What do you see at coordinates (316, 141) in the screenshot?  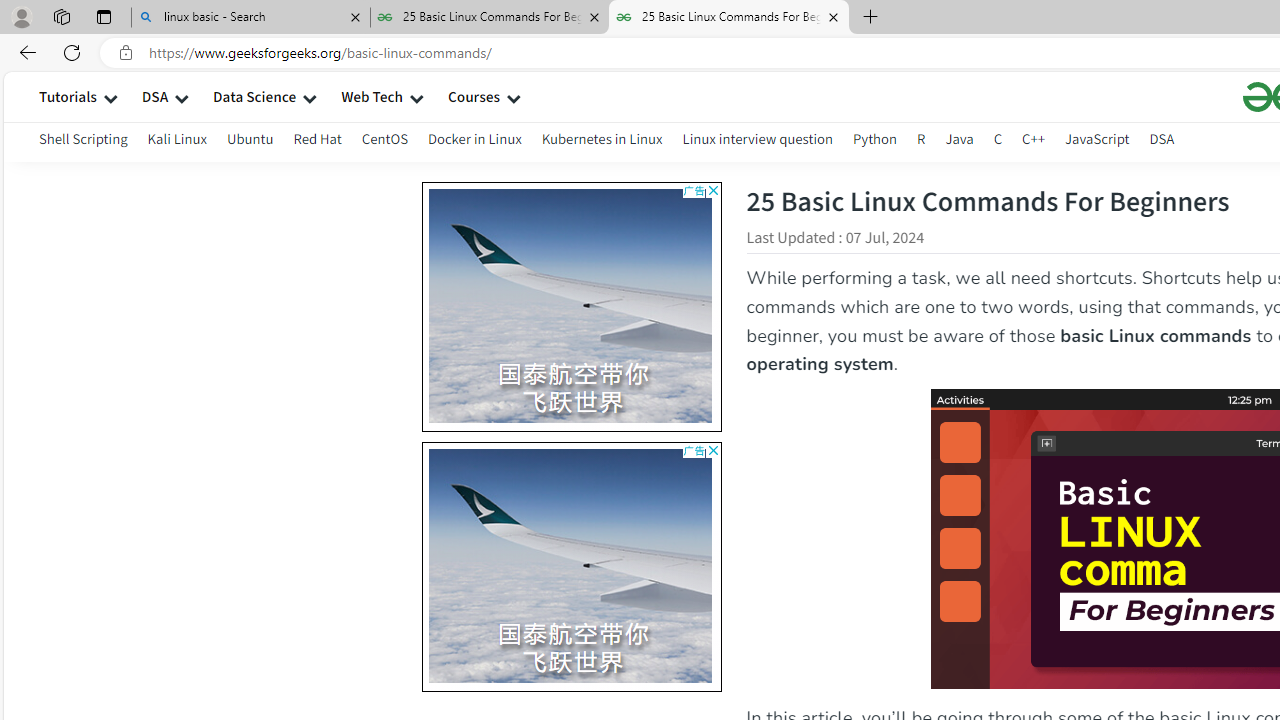 I see `'Red Hat'` at bounding box center [316, 141].